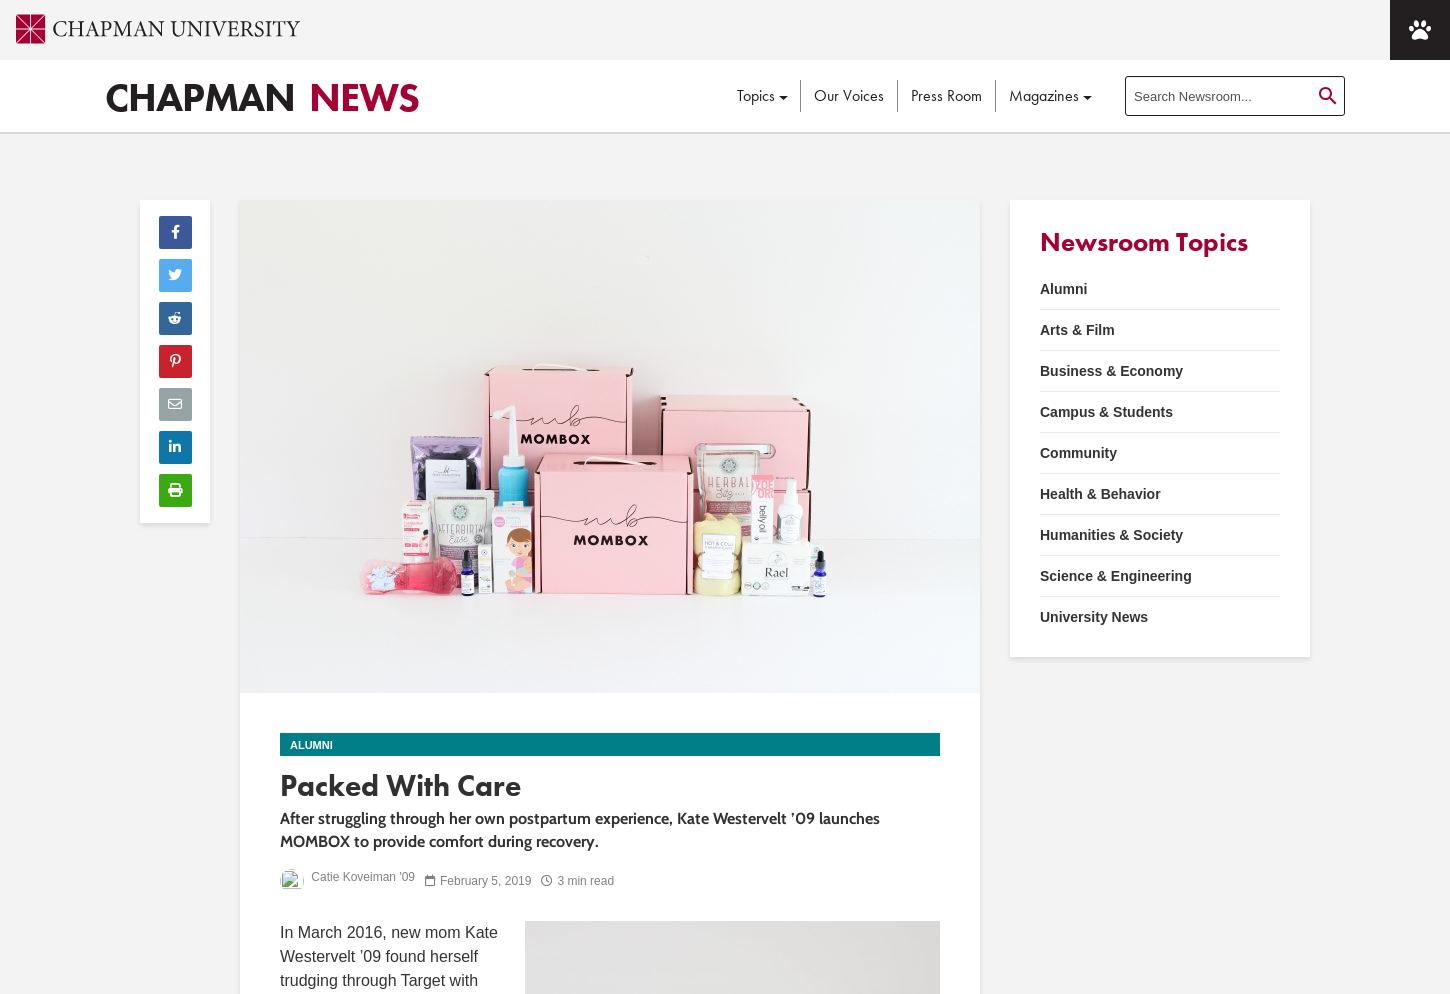 The image size is (1450, 994). I want to click on 'Humanities & Society', so click(1110, 533).